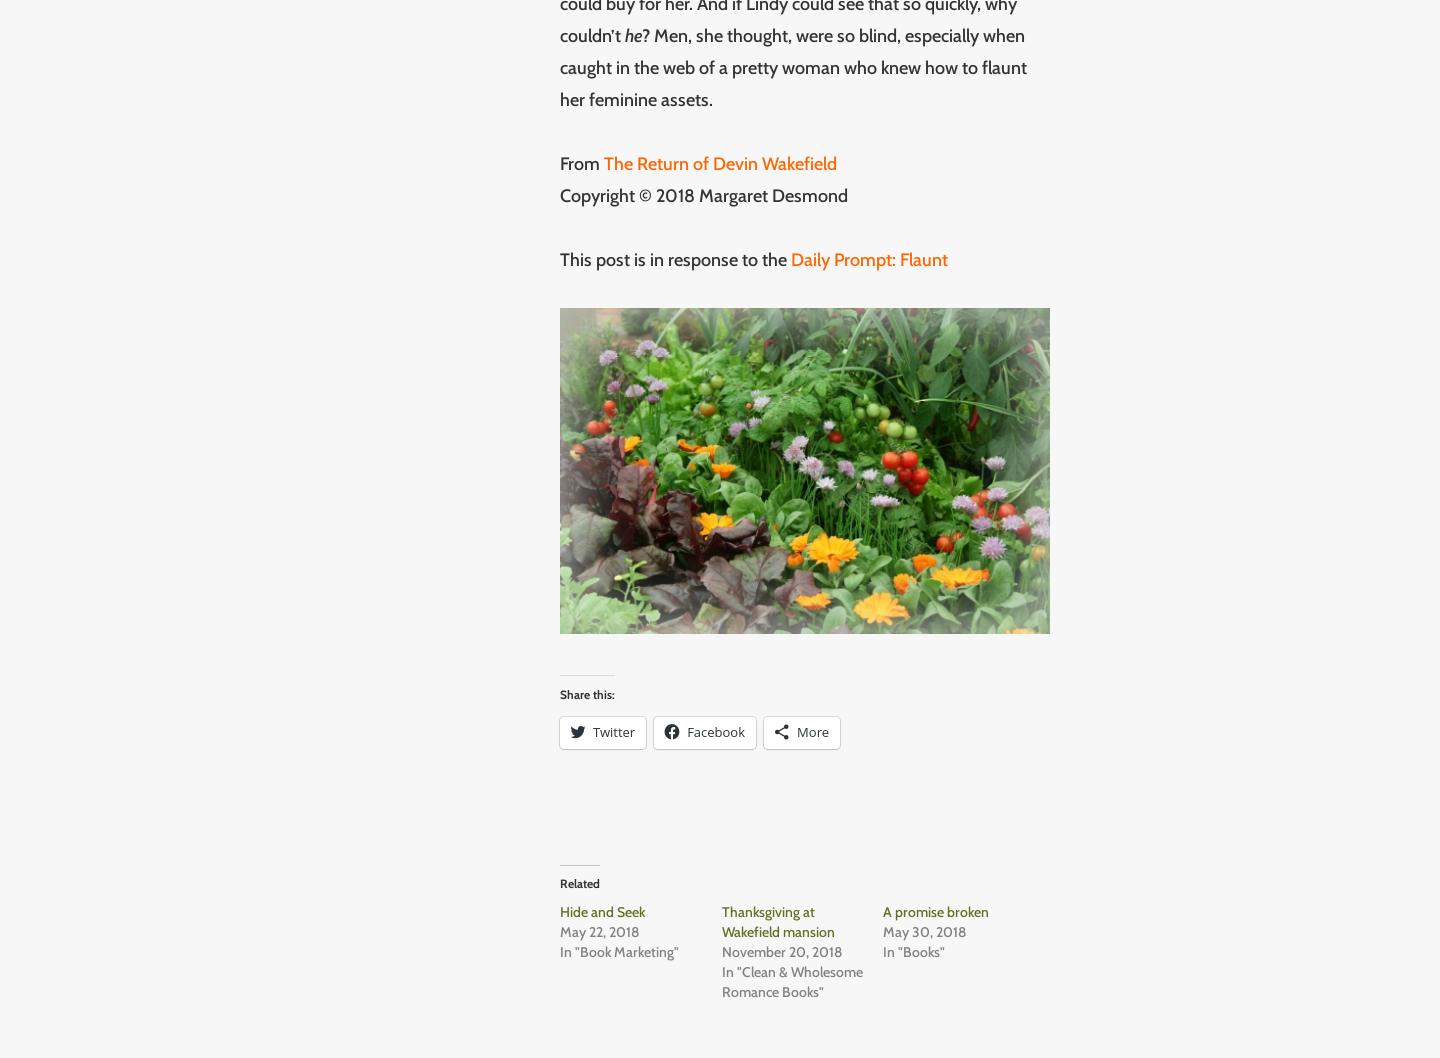 The width and height of the screenshot is (1440, 1058). I want to click on '? Men, she thought, were so blind, especially when caught in the web of a pretty woman who knew how to flaunt her feminine assets.', so click(793, 66).